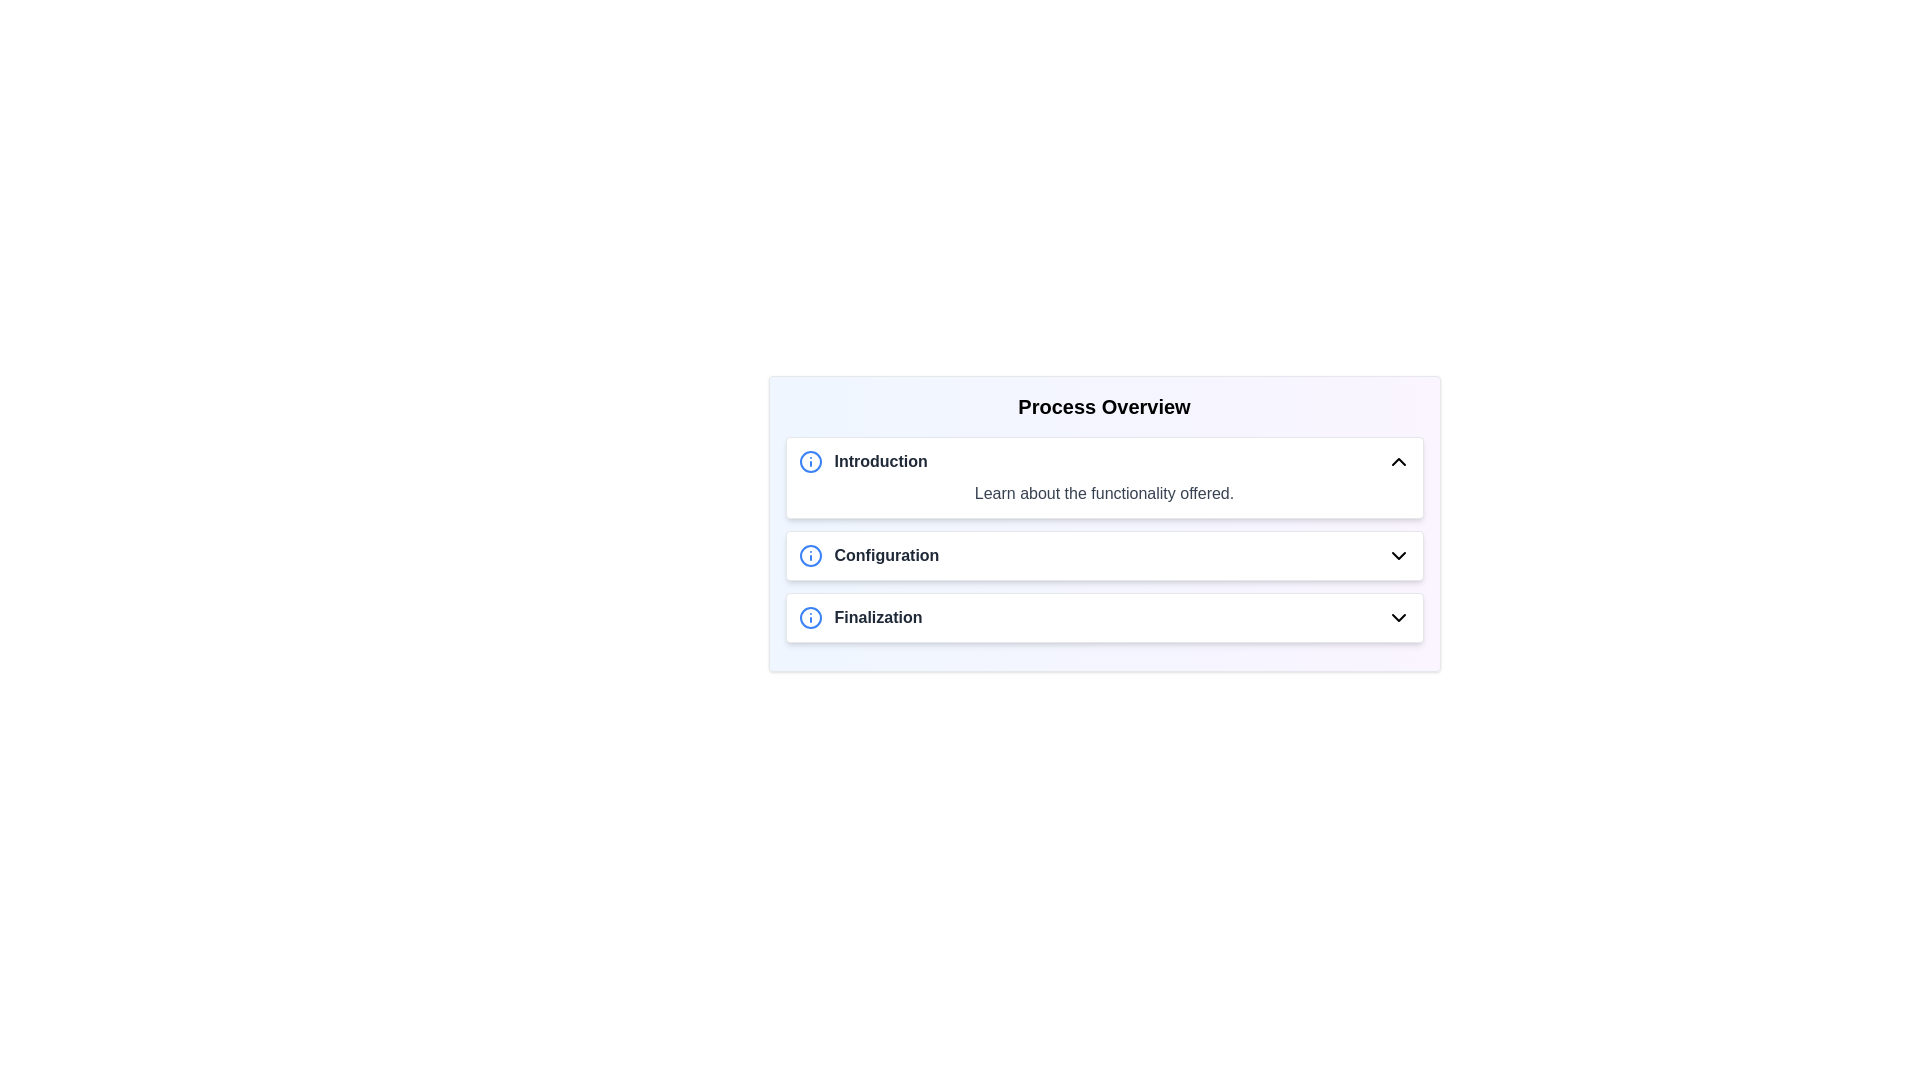  I want to click on the circular icon associated with the 'Introduction' label located at the top of the process overview panel, so click(810, 462).